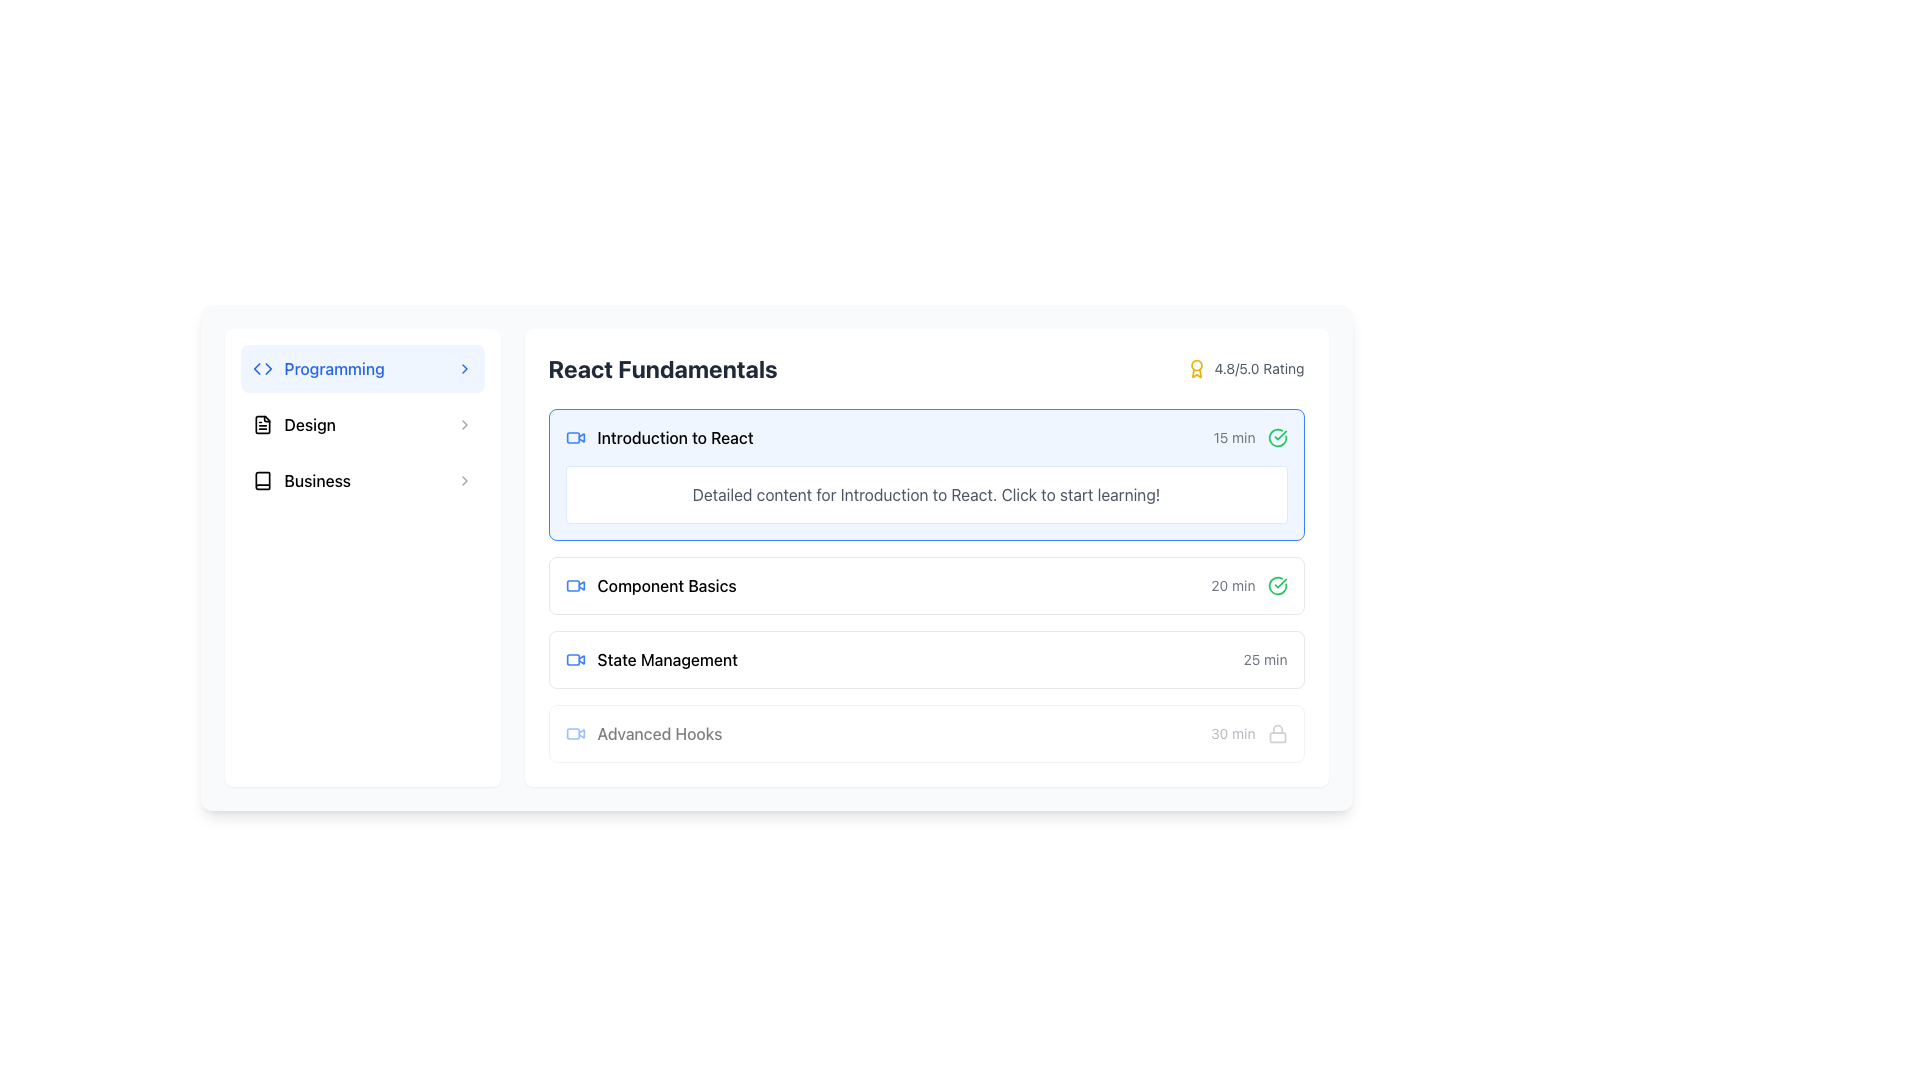 This screenshot has height=1080, width=1920. I want to click on the SVG rectangle with rounded corners that is part of the video icon, located near the text 'Advanced Hooks' under the 'React Fundamentals' section, so click(571, 733).